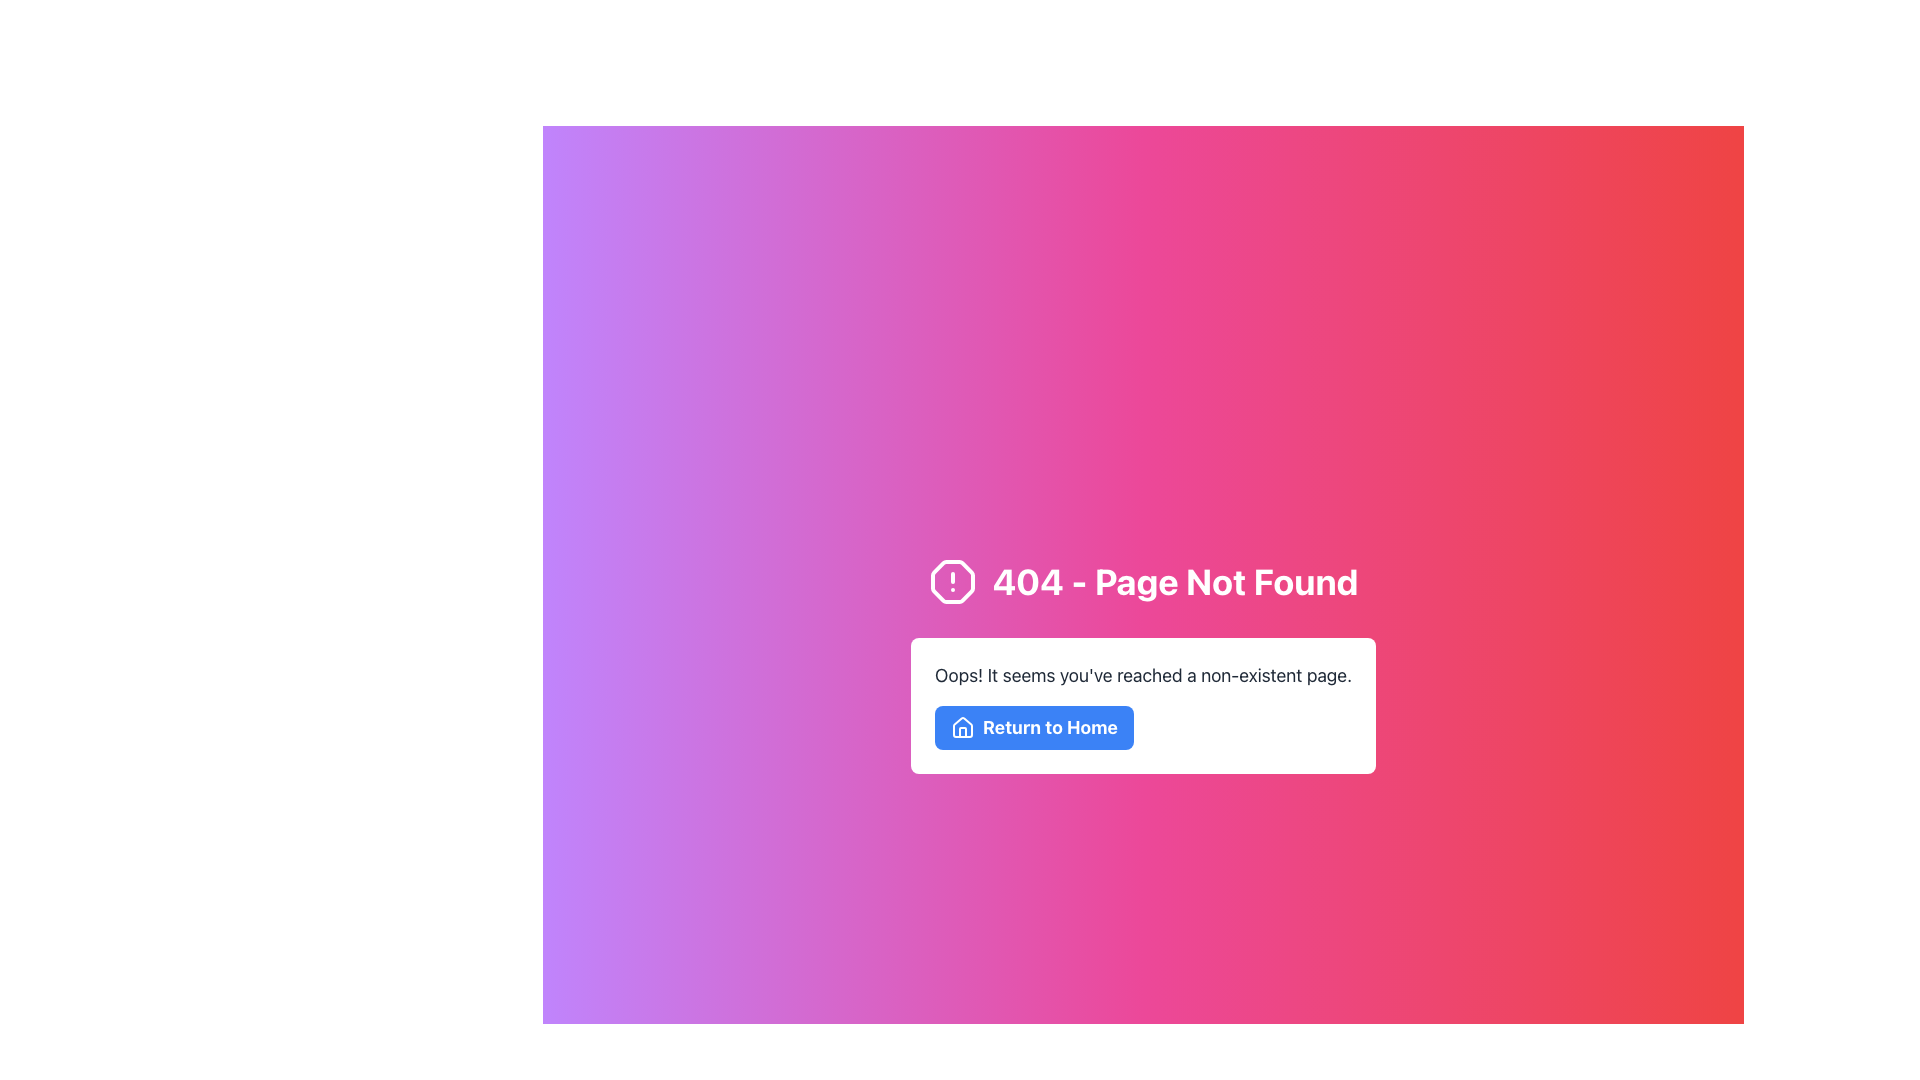 Image resolution: width=1920 pixels, height=1080 pixels. I want to click on the house-shaped icon representing the 'home' concept, located to the left of the text 'Return to Home', so click(963, 727).